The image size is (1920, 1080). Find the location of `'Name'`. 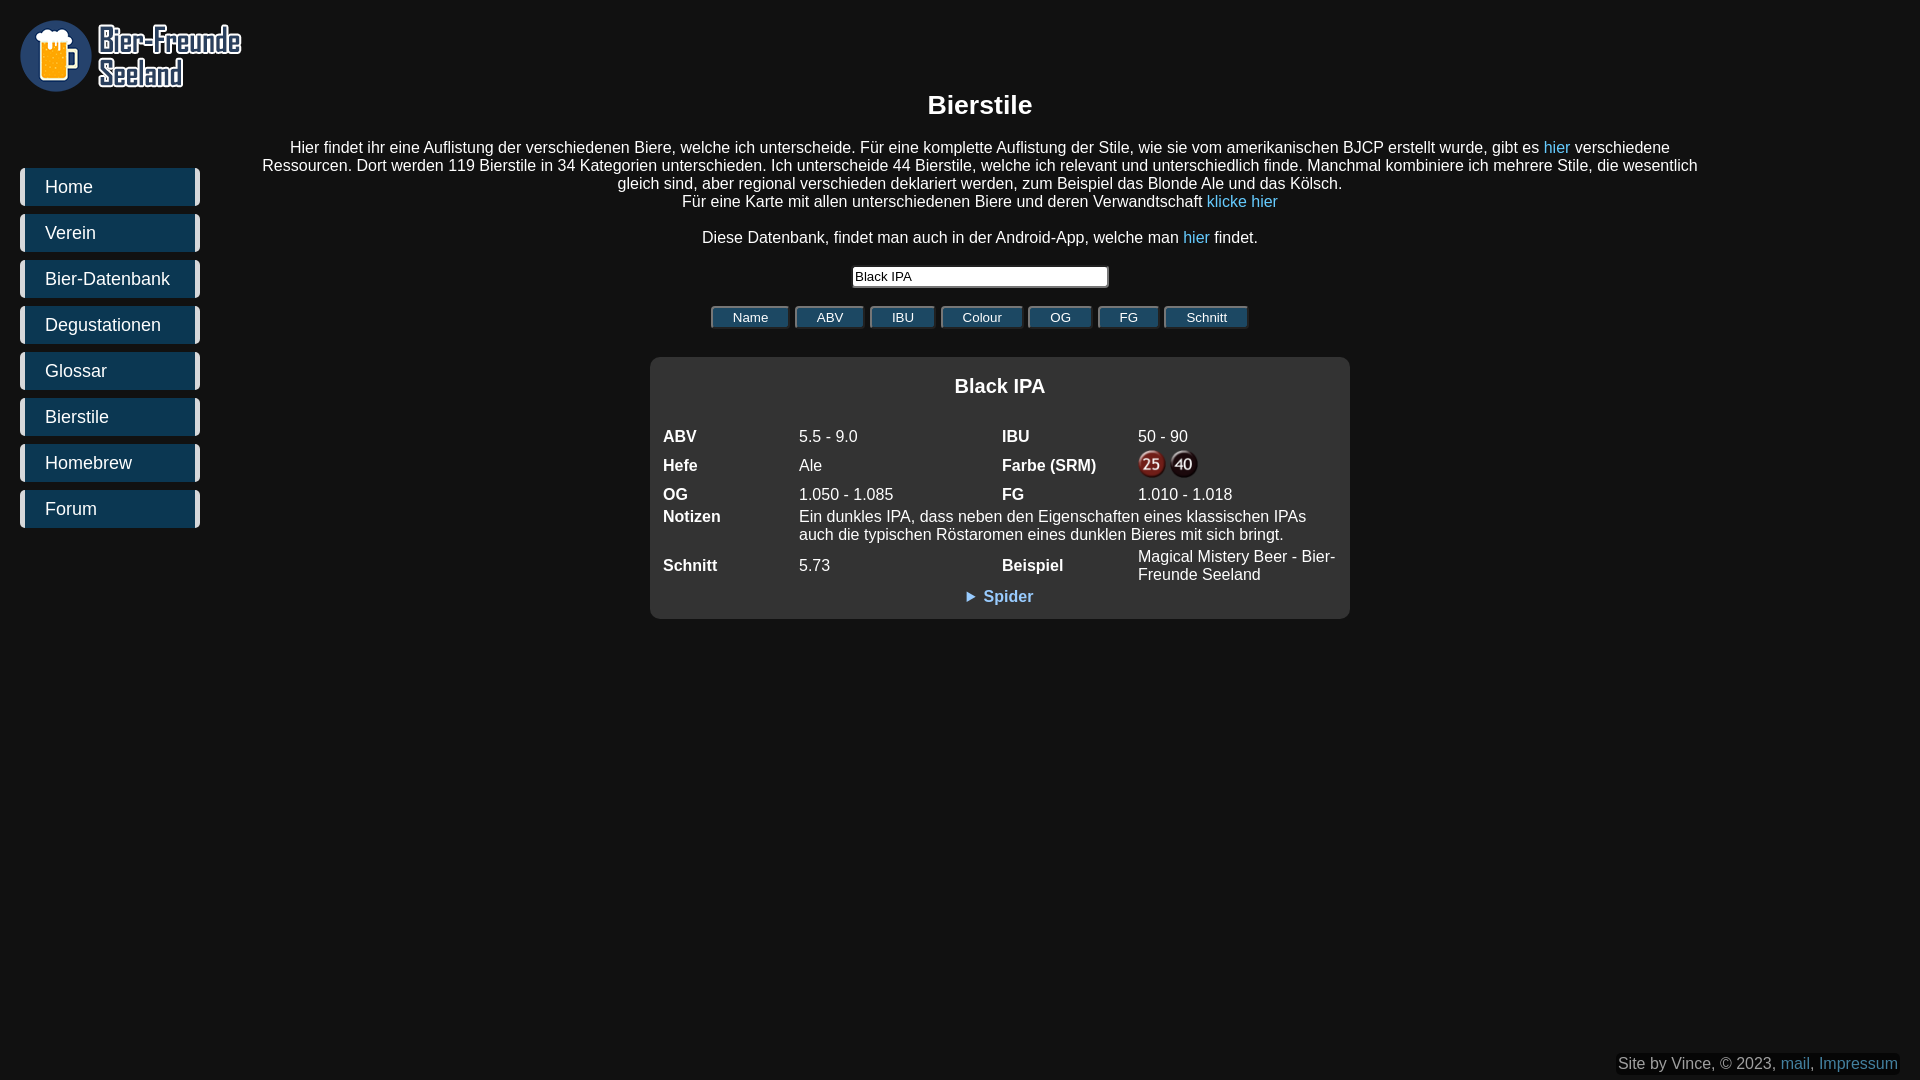

'Name' is located at coordinates (710, 316).